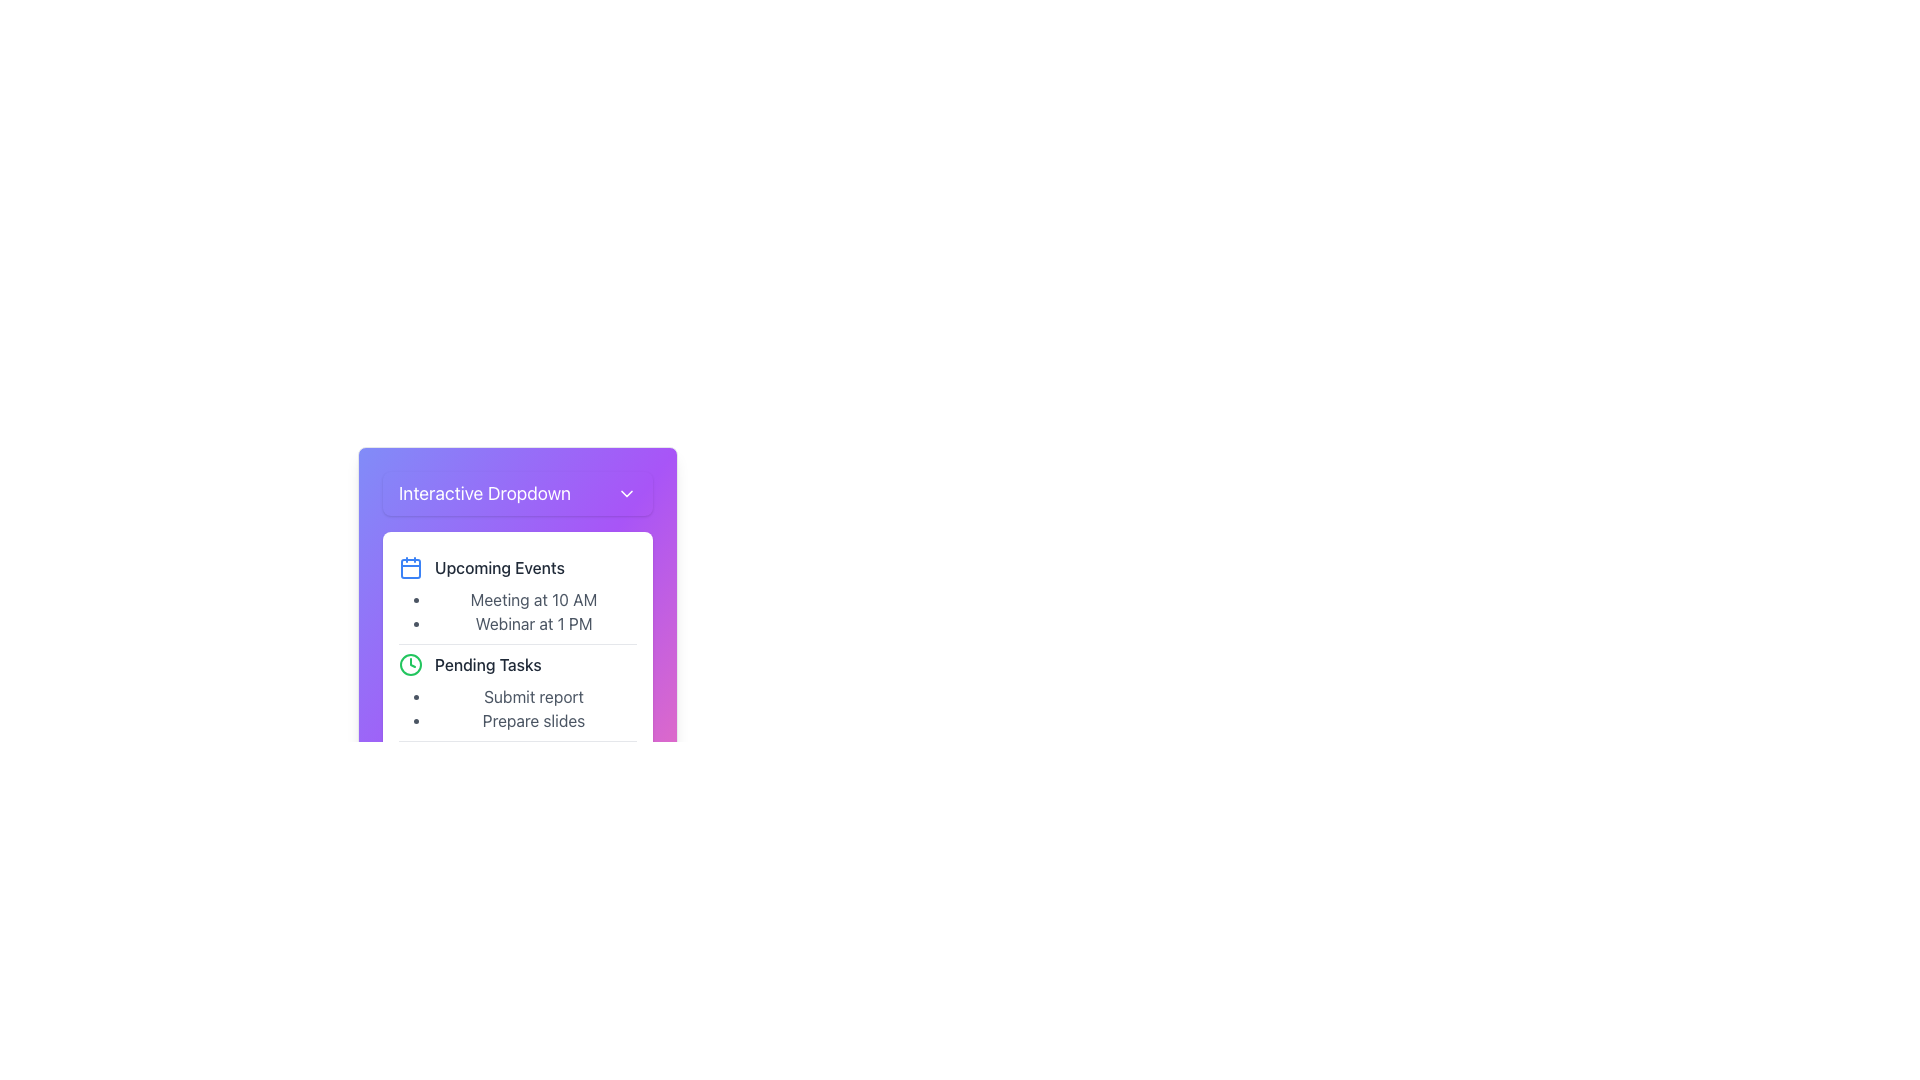  Describe the element at coordinates (410, 569) in the screenshot. I see `the decorative rectangle element that enhances the calendar icon and indicates events in the 'Upcoming Events' section by moving the cursor to its center point` at that location.